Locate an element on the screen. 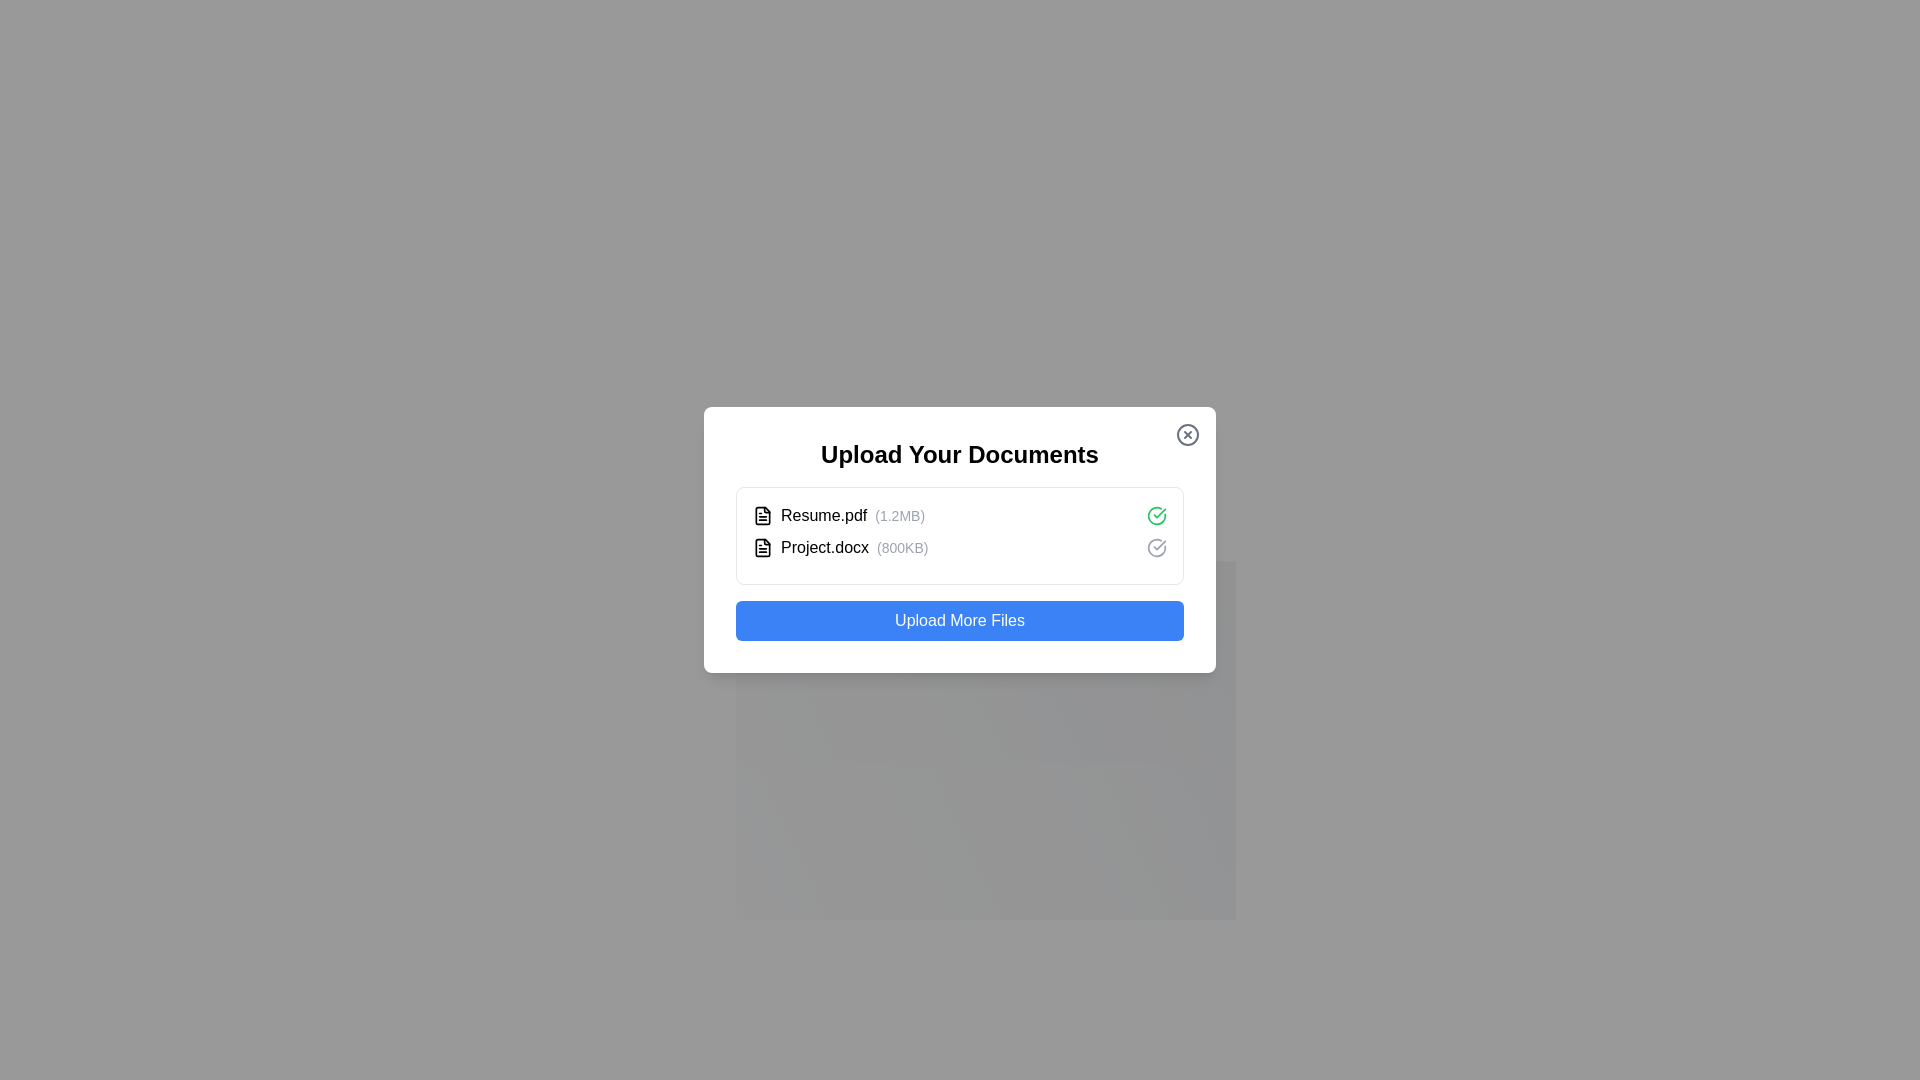  the approval icon located to the far right of the 'Resume.pdf (1.2MB)' text in the document upload list is located at coordinates (1156, 515).